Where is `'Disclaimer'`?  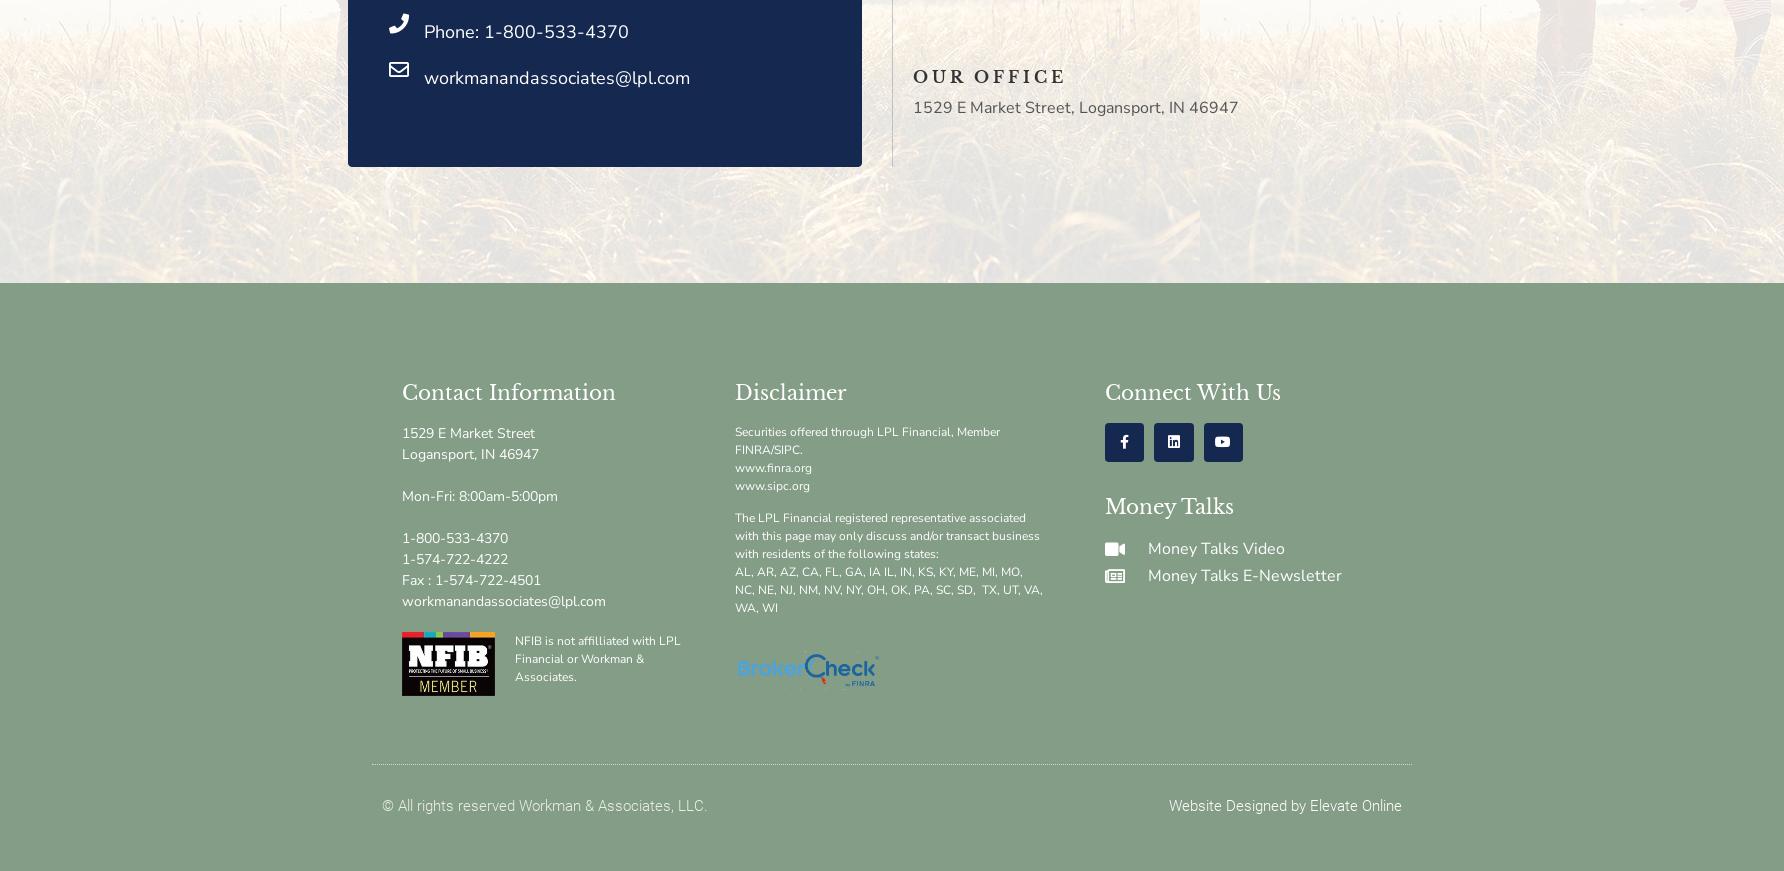
'Disclaimer' is located at coordinates (733, 391).